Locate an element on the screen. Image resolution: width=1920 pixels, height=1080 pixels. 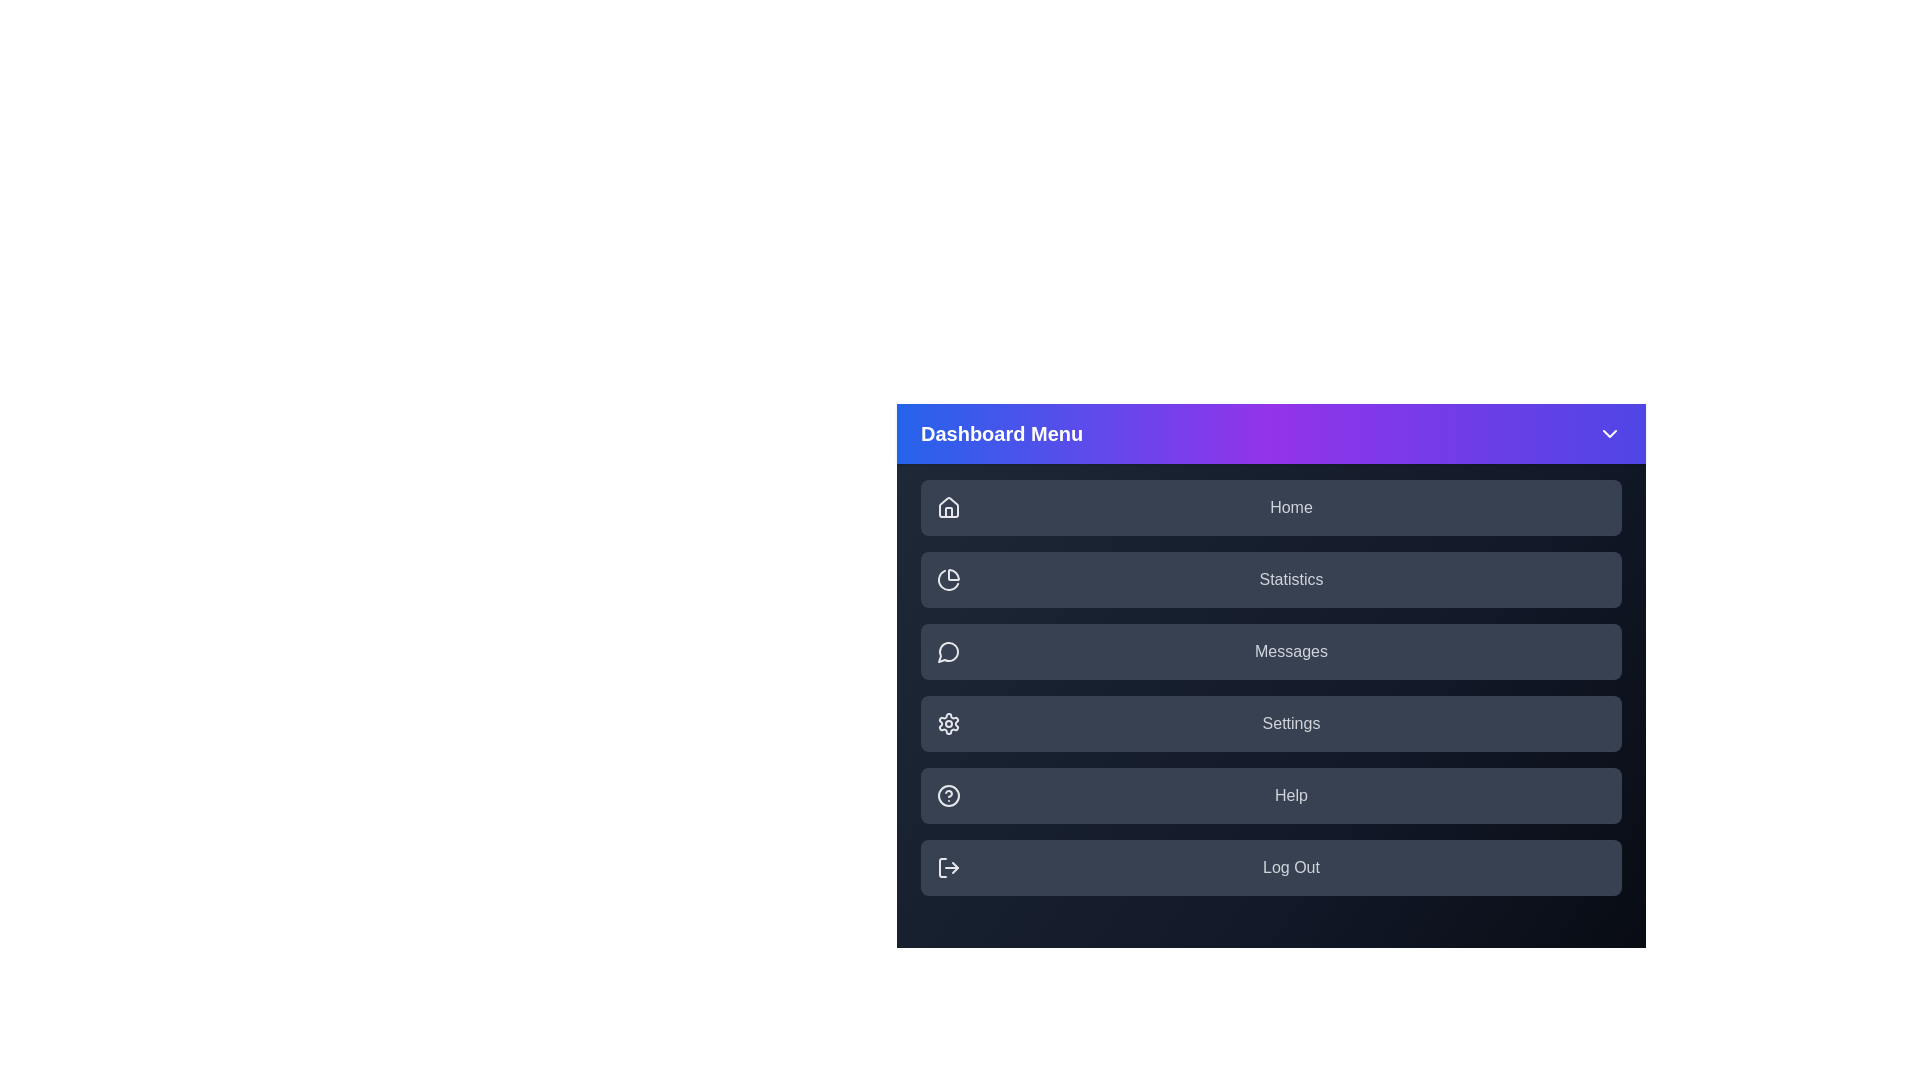
the menu item labeled Statistics to highlight it is located at coordinates (1270, 579).